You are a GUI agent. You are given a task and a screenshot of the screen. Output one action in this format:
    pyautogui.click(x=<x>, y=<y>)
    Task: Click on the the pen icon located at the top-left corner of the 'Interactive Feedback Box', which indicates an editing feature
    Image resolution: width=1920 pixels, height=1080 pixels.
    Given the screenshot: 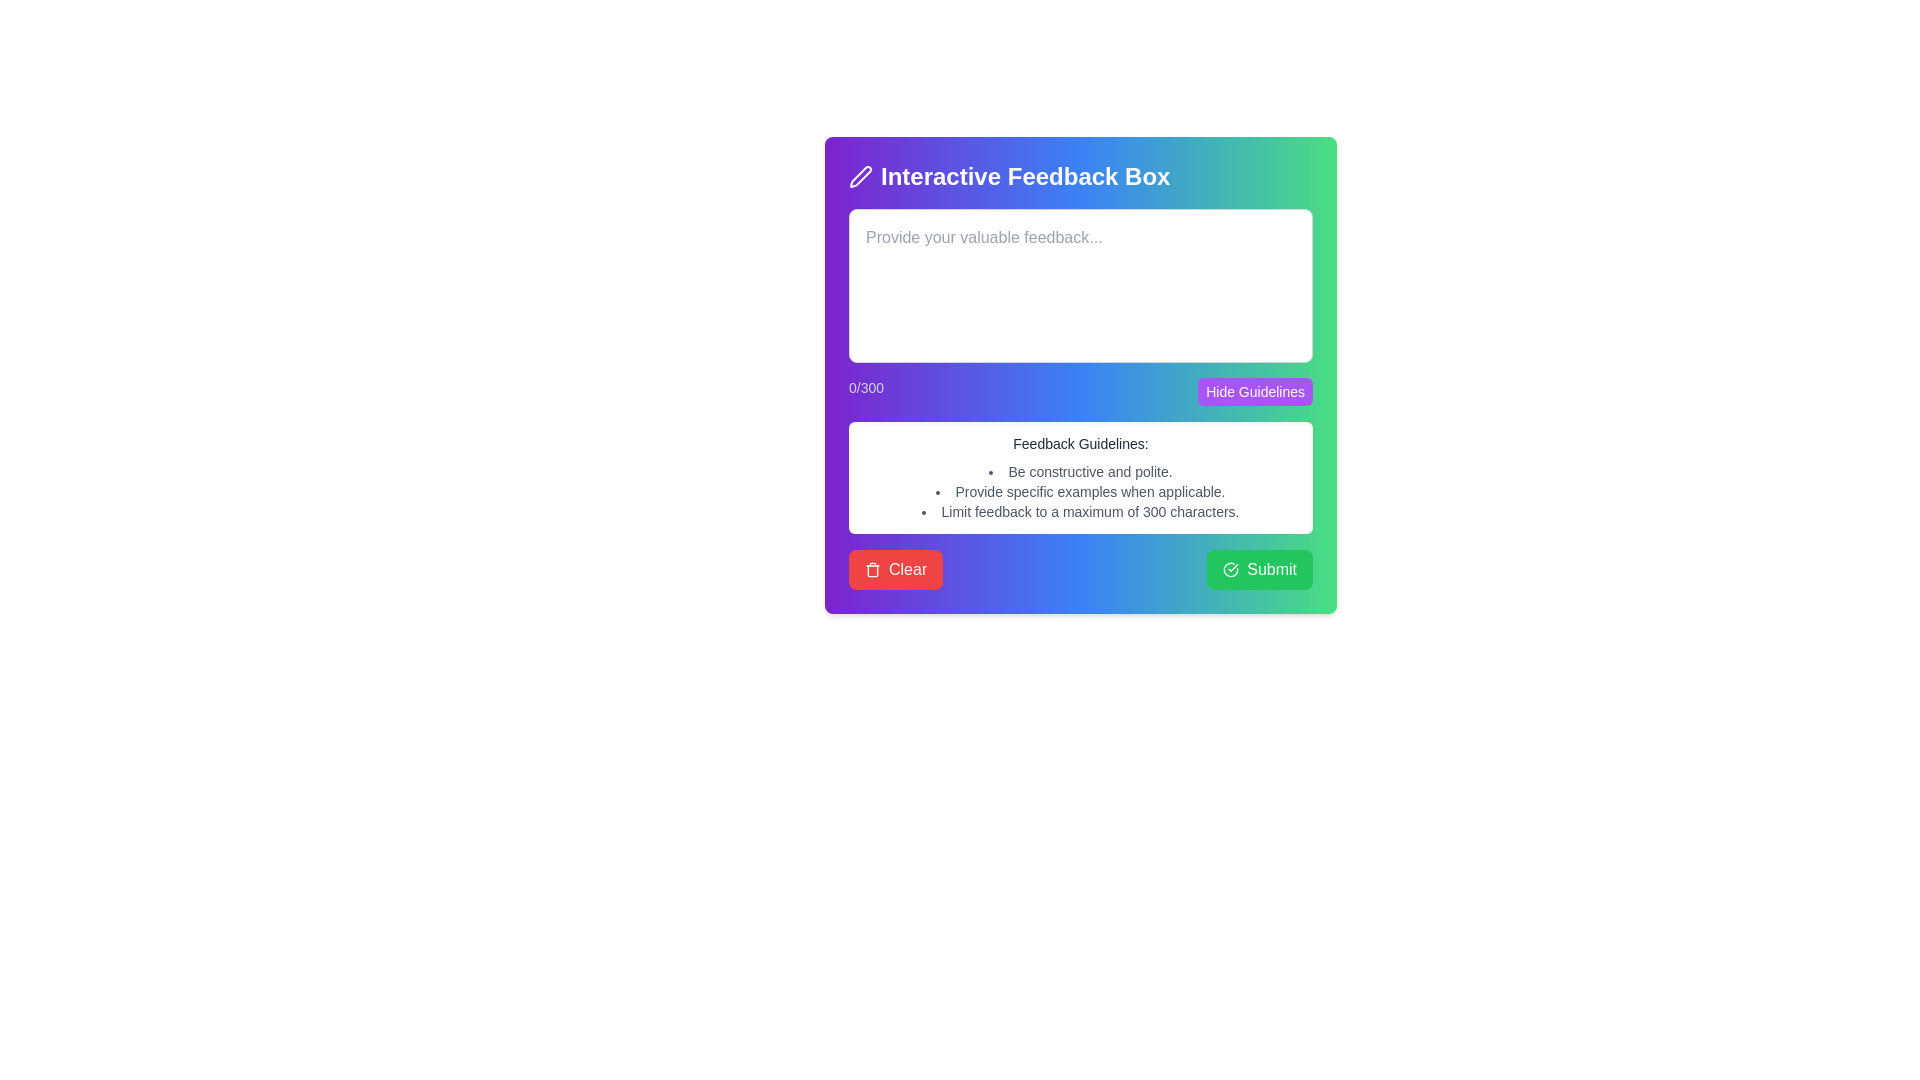 What is the action you would take?
    pyautogui.click(x=860, y=176)
    